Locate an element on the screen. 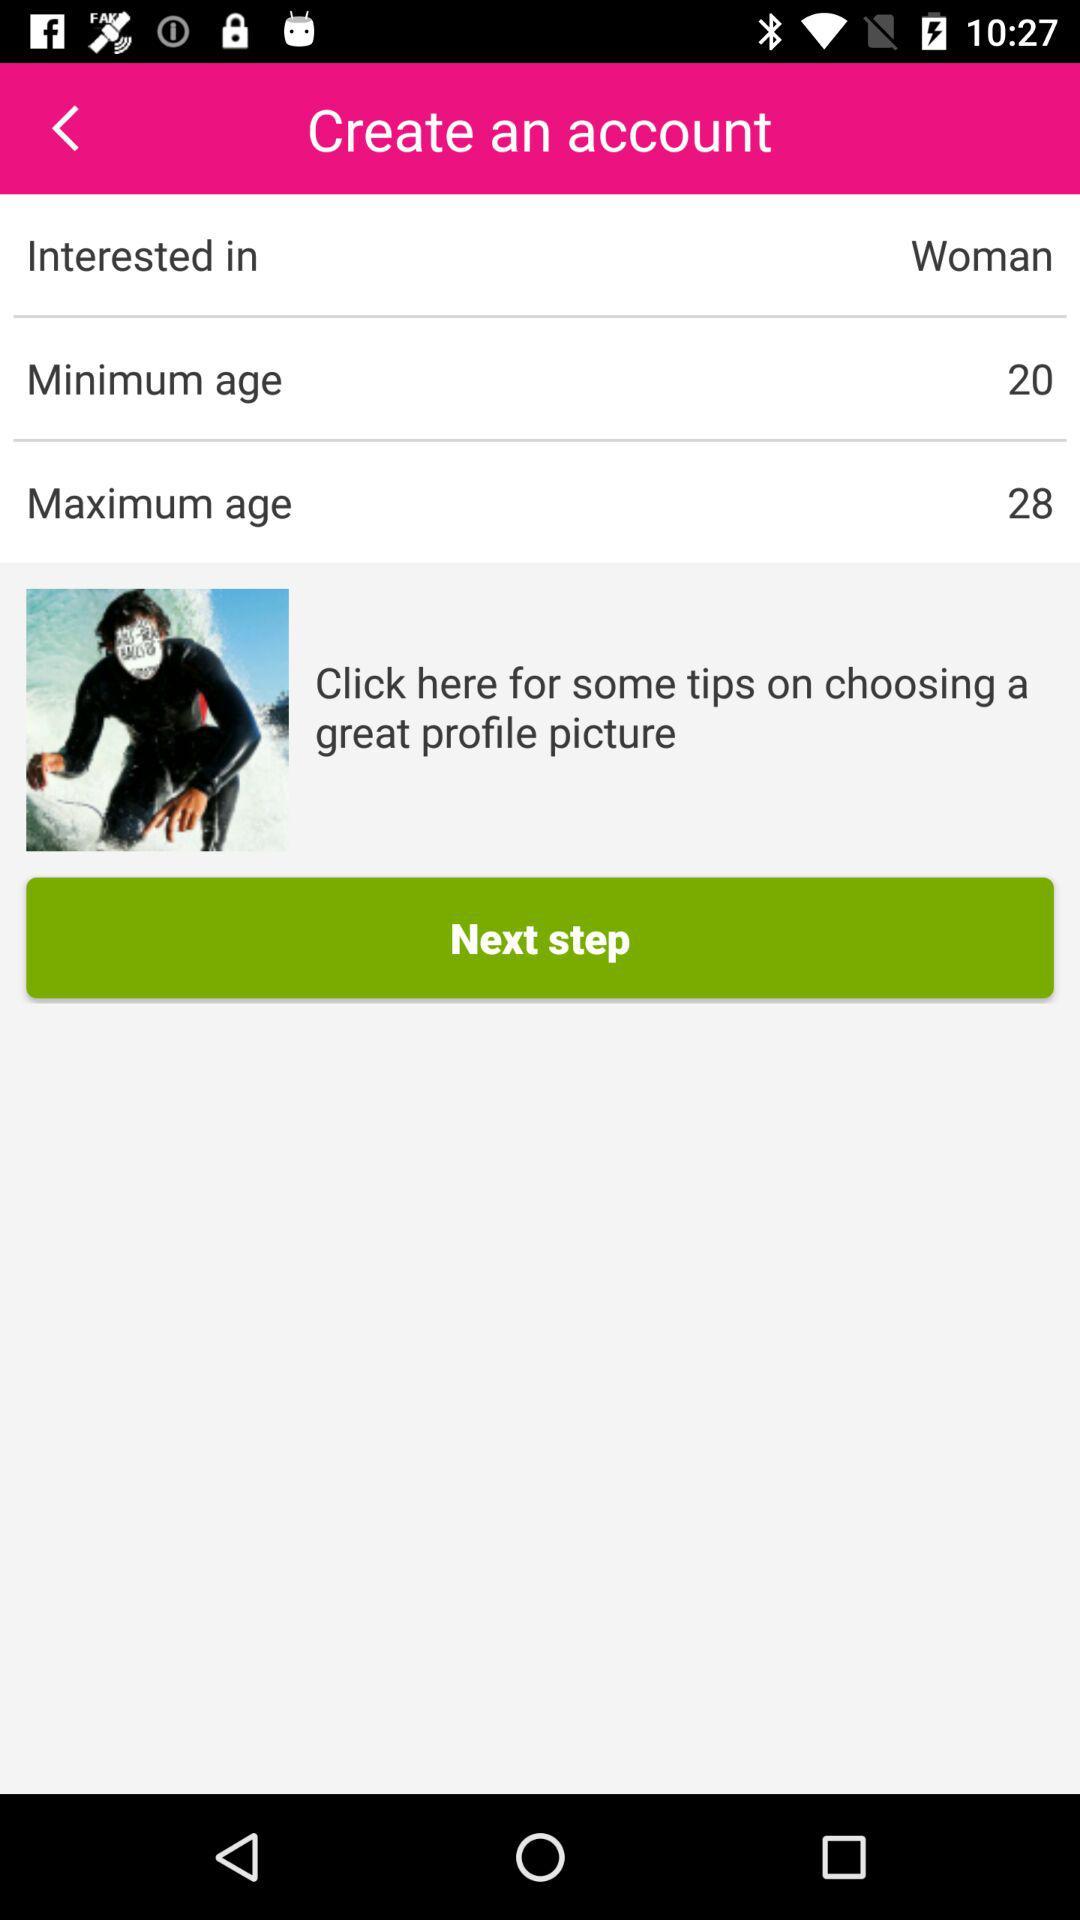 The width and height of the screenshot is (1080, 1920). the image above next step is located at coordinates (156, 720).